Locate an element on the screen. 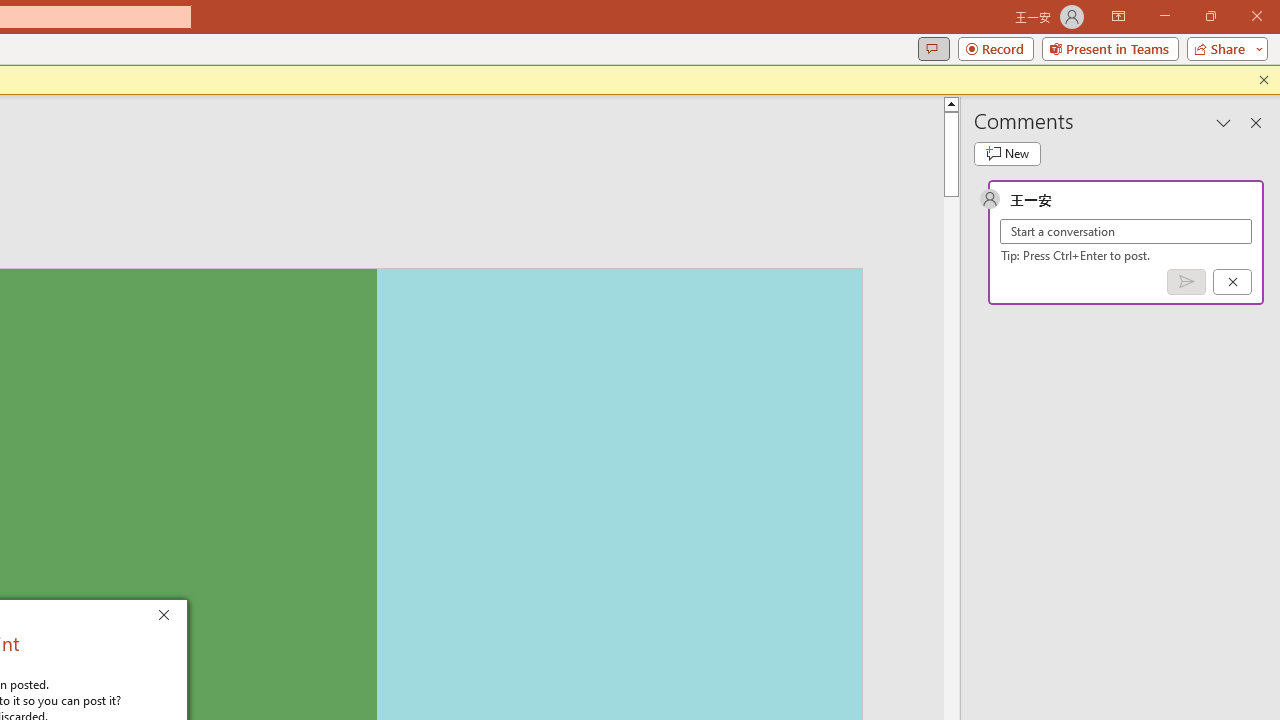 This screenshot has width=1280, height=720. 'Start a conversation' is located at coordinates (1126, 230).